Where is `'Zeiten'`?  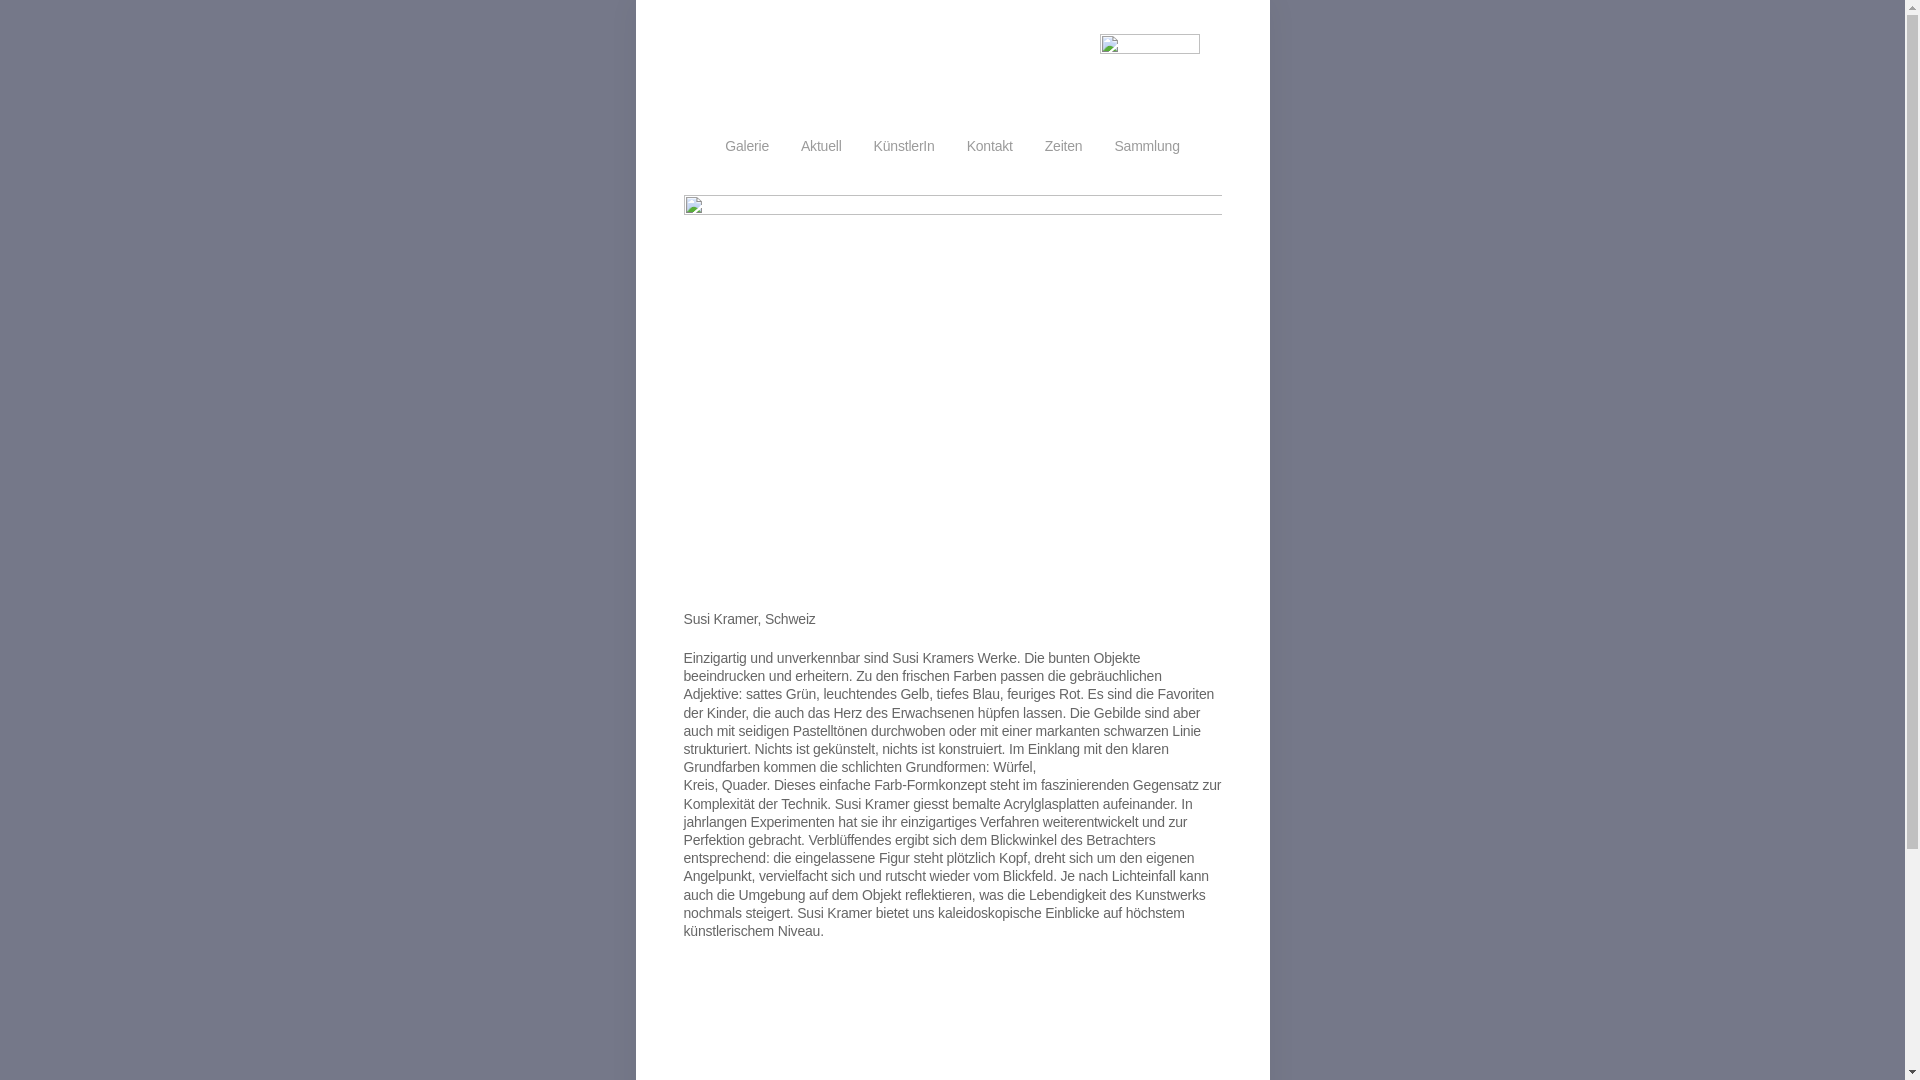
'Zeiten' is located at coordinates (1063, 145).